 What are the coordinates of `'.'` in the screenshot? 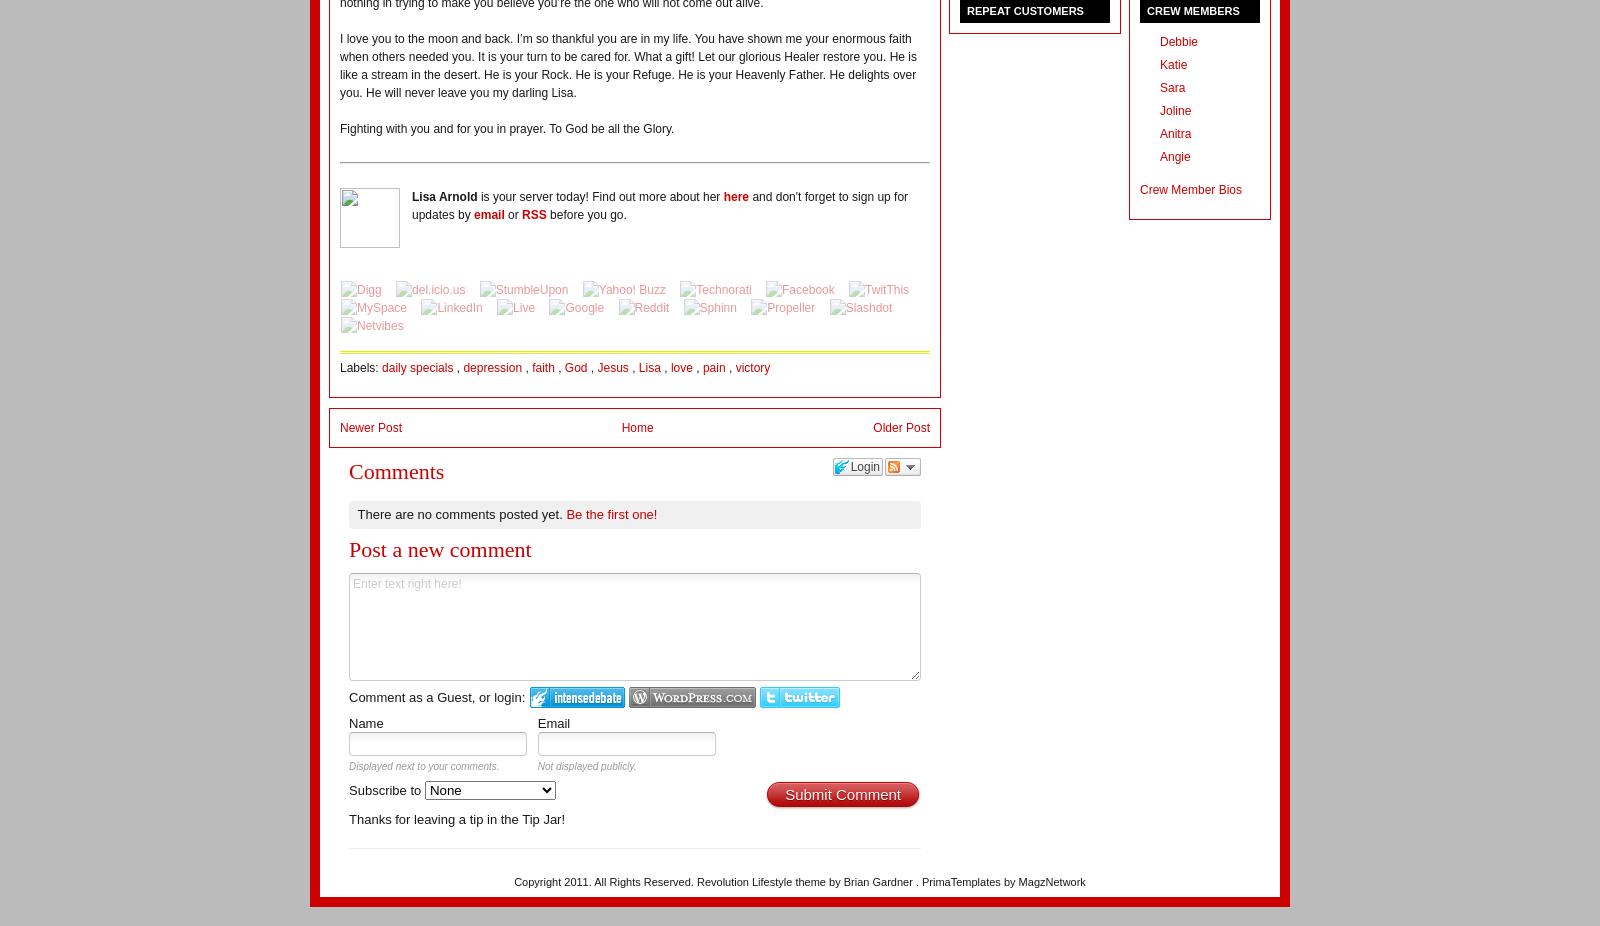 It's located at (917, 882).